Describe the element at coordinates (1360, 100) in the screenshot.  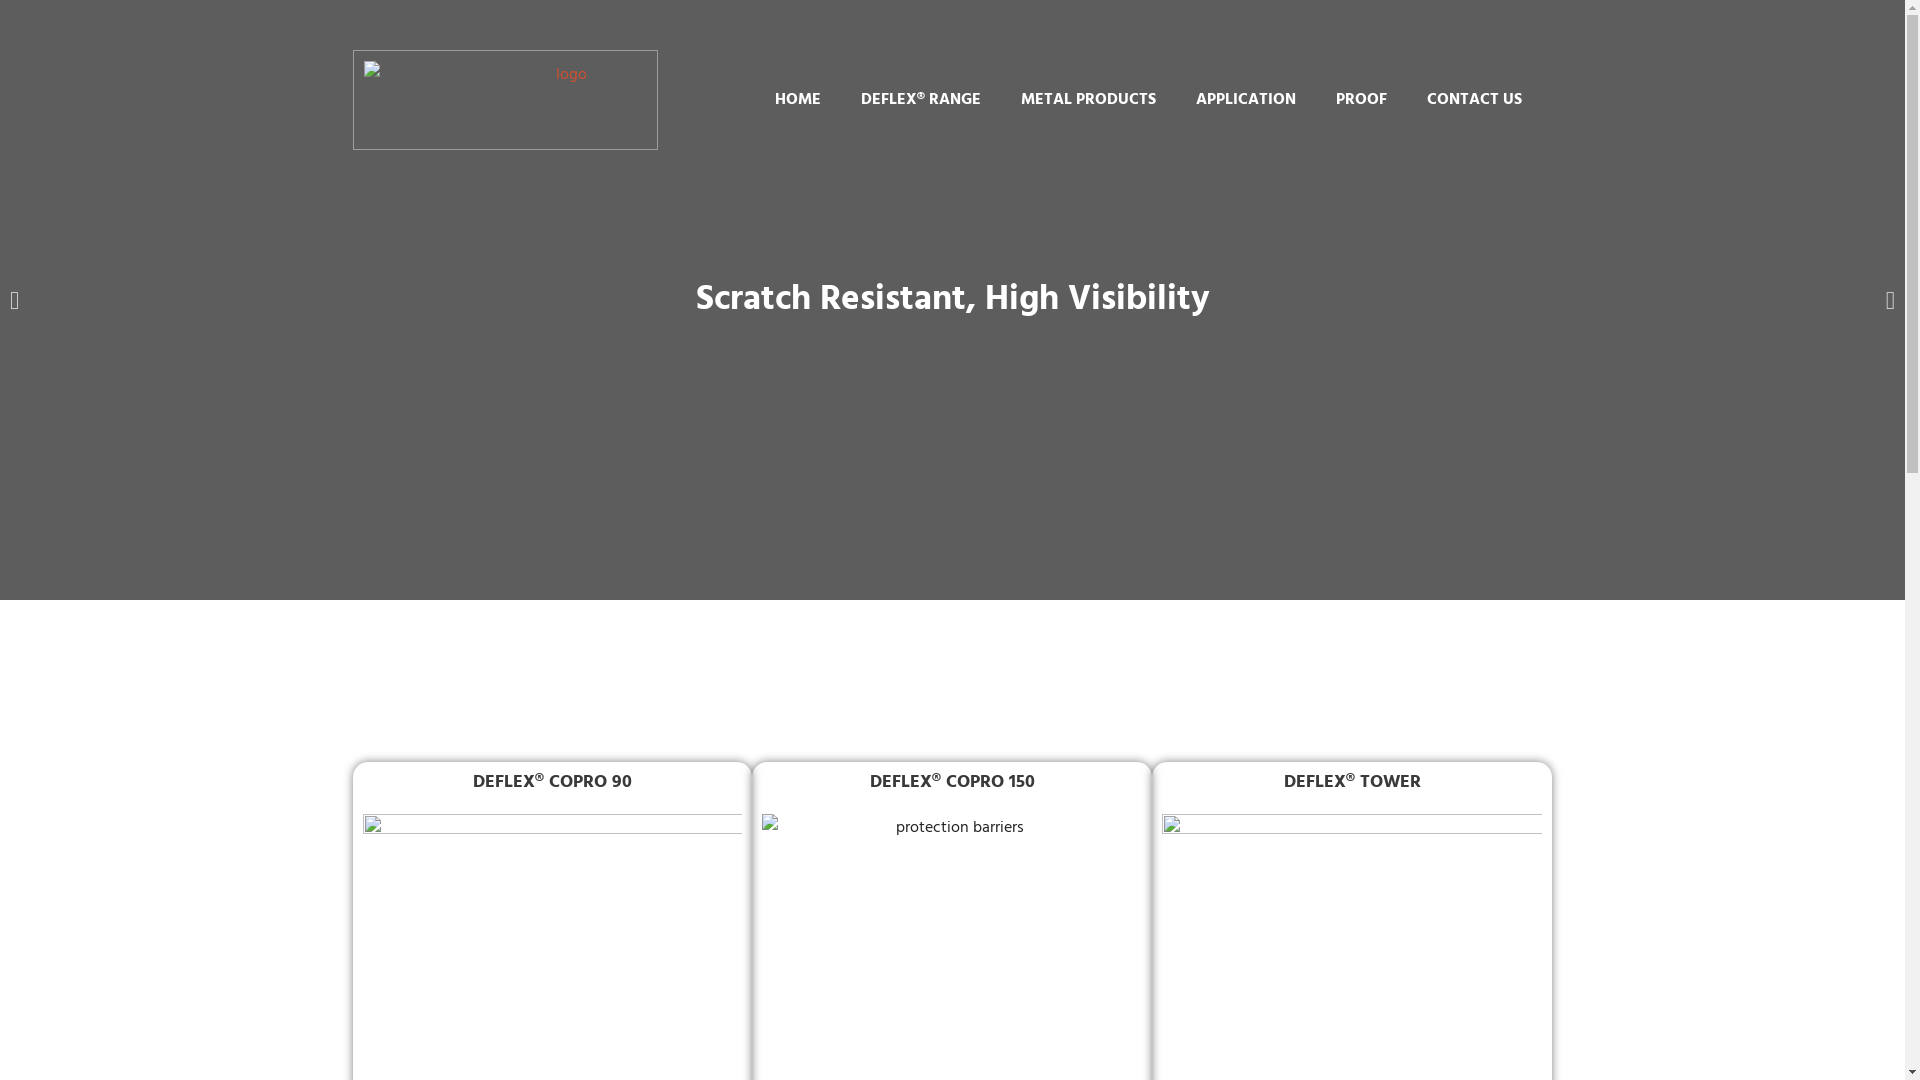
I see `'PROOF'` at that location.